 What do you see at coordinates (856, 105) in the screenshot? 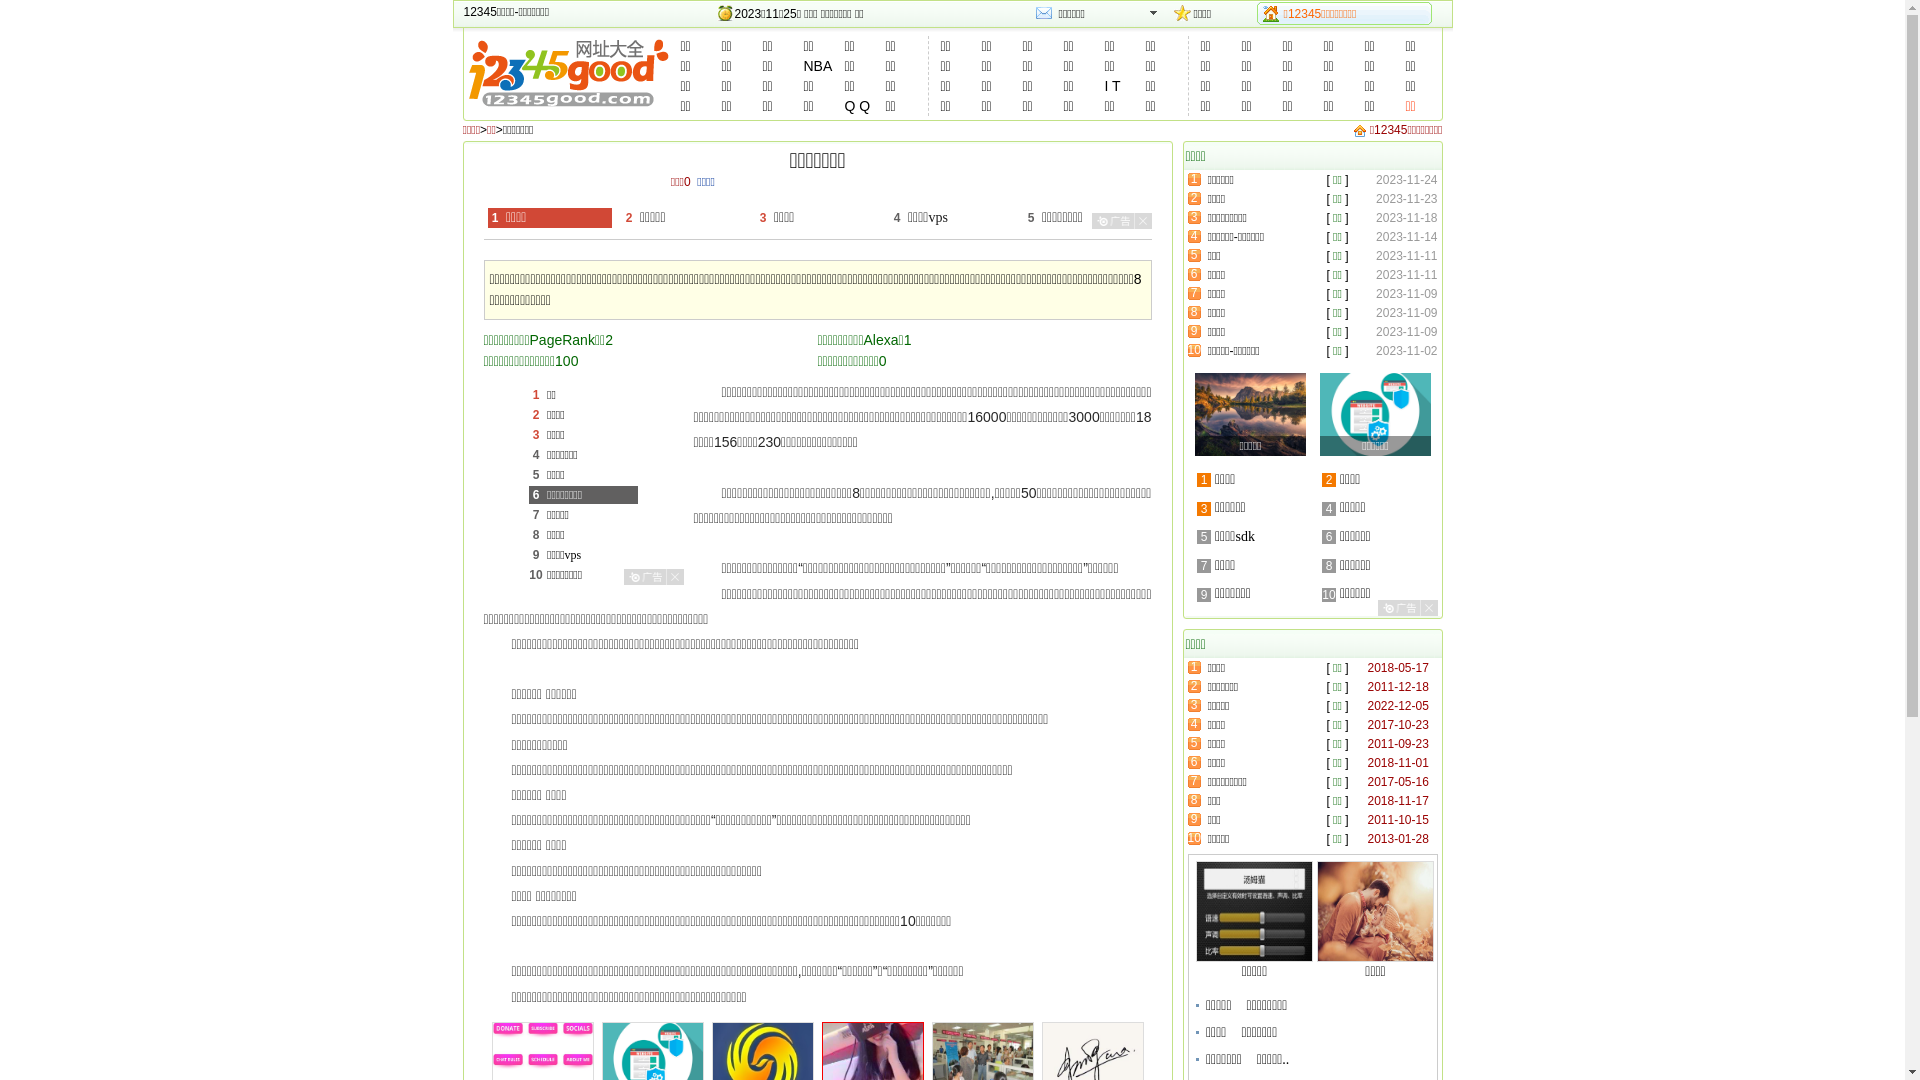
I see `'Q Q'` at bounding box center [856, 105].